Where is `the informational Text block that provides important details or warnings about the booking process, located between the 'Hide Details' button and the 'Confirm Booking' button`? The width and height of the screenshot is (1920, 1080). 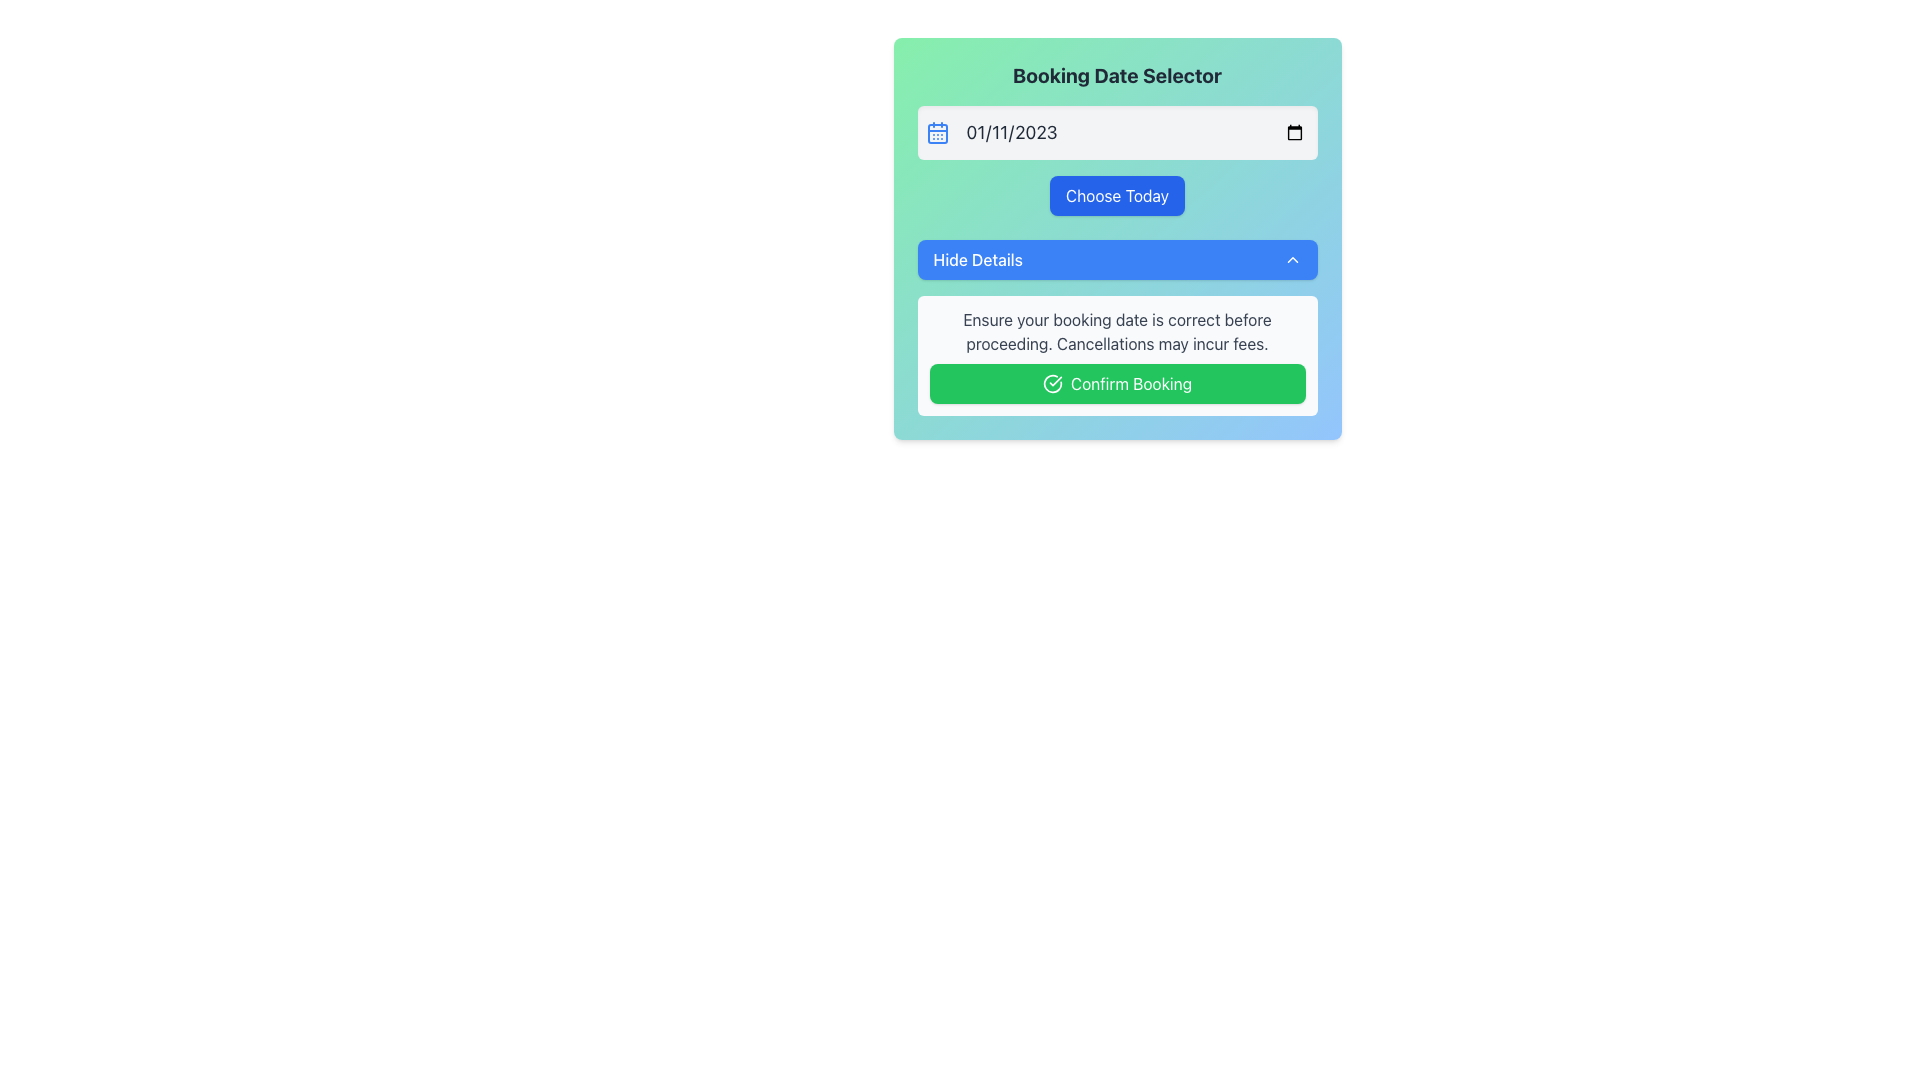 the informational Text block that provides important details or warnings about the booking process, located between the 'Hide Details' button and the 'Confirm Booking' button is located at coordinates (1116, 330).